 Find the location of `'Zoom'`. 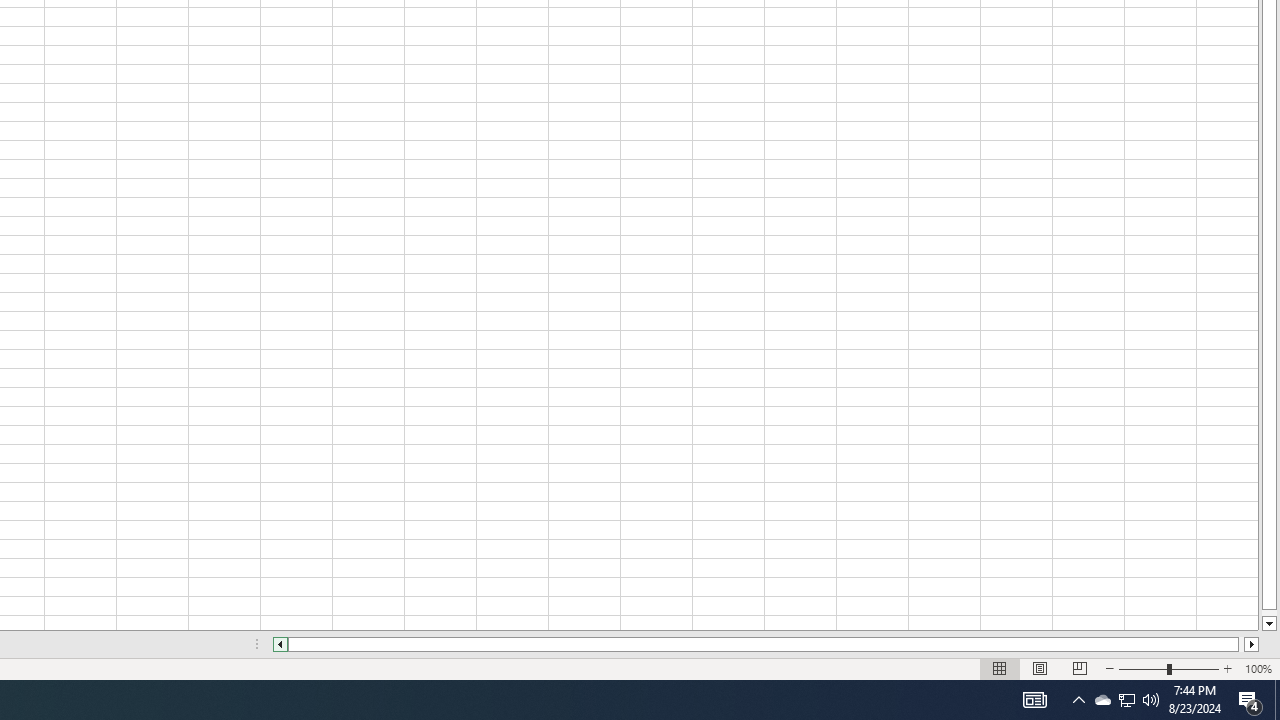

'Zoom' is located at coordinates (1168, 669).